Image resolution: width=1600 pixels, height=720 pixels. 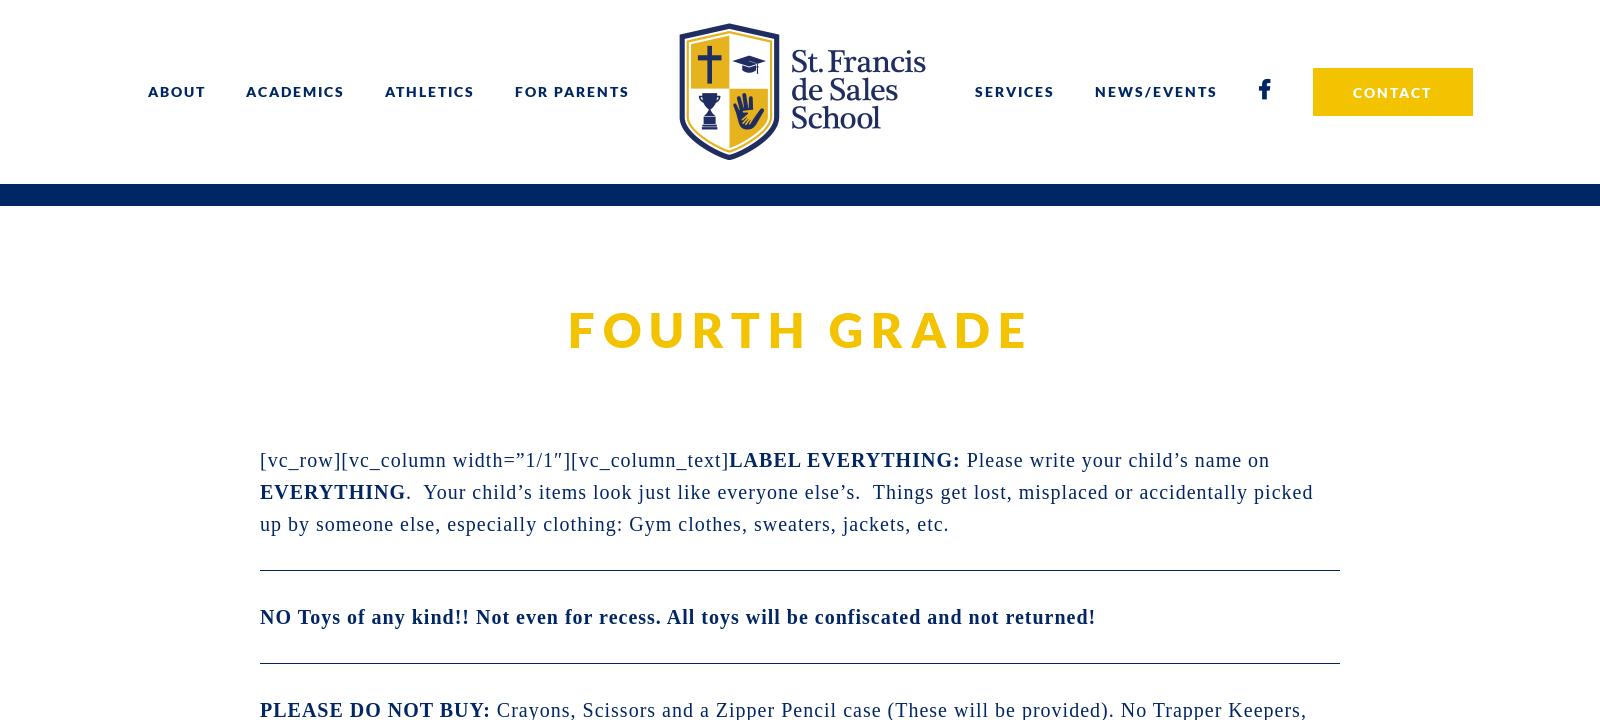 I want to click on 'School Calendar', so click(x=423, y=229).